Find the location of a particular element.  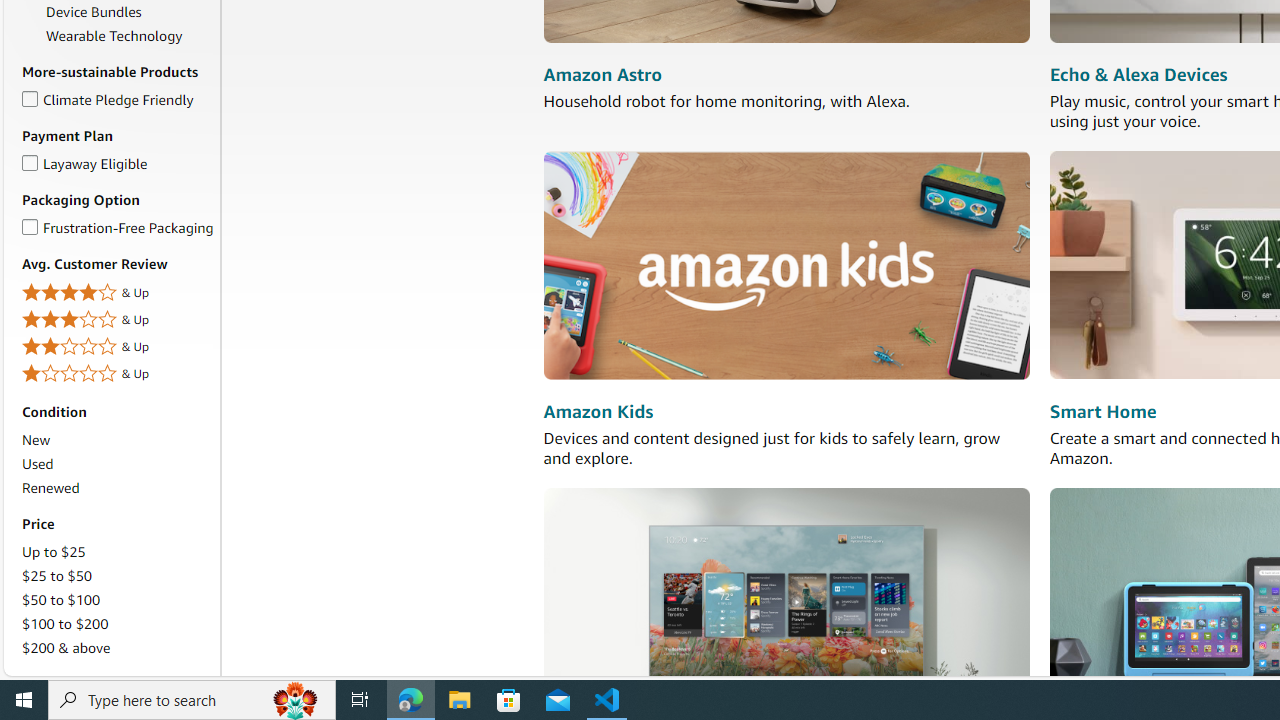

'1 Star & Up' is located at coordinates (116, 374).